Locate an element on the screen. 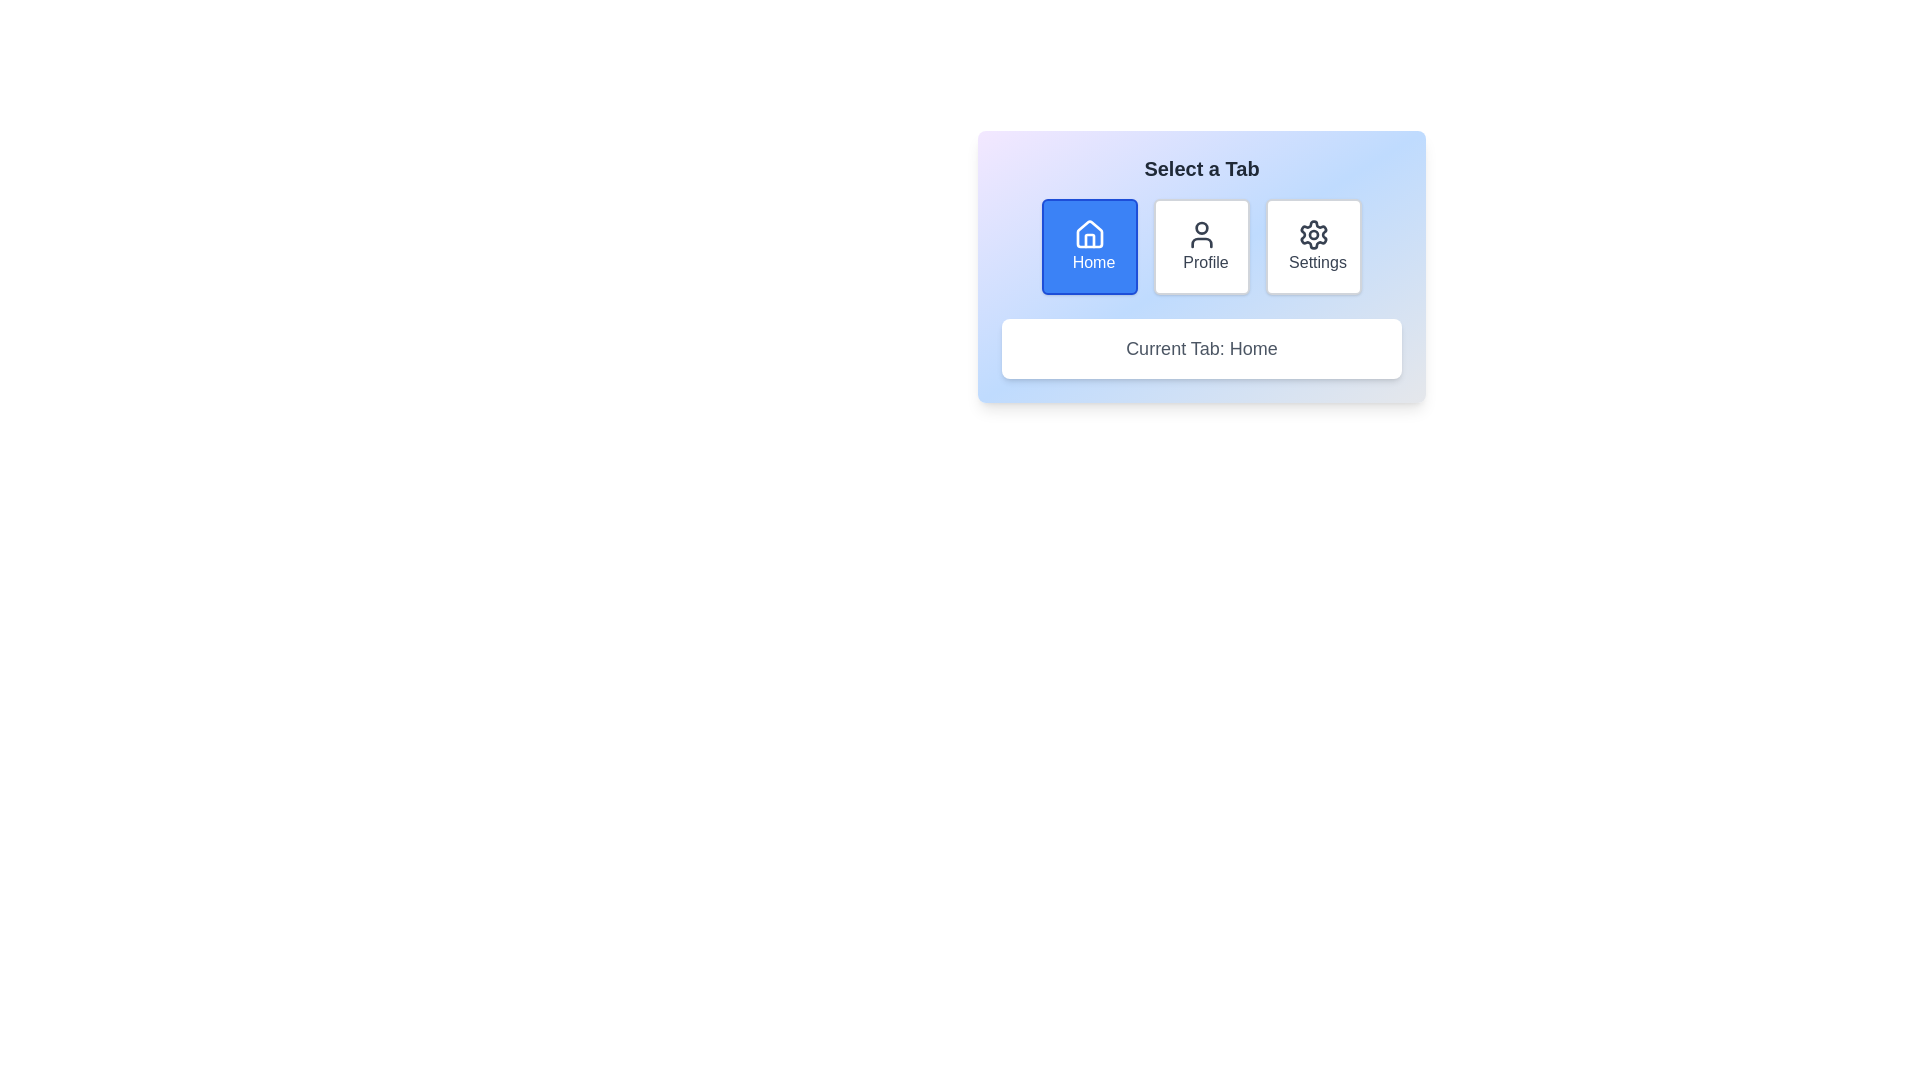  the inner shape of the stylized house icon, which represents the door or window within the house structure, part of the 'Home' interactive button group is located at coordinates (1088, 239).